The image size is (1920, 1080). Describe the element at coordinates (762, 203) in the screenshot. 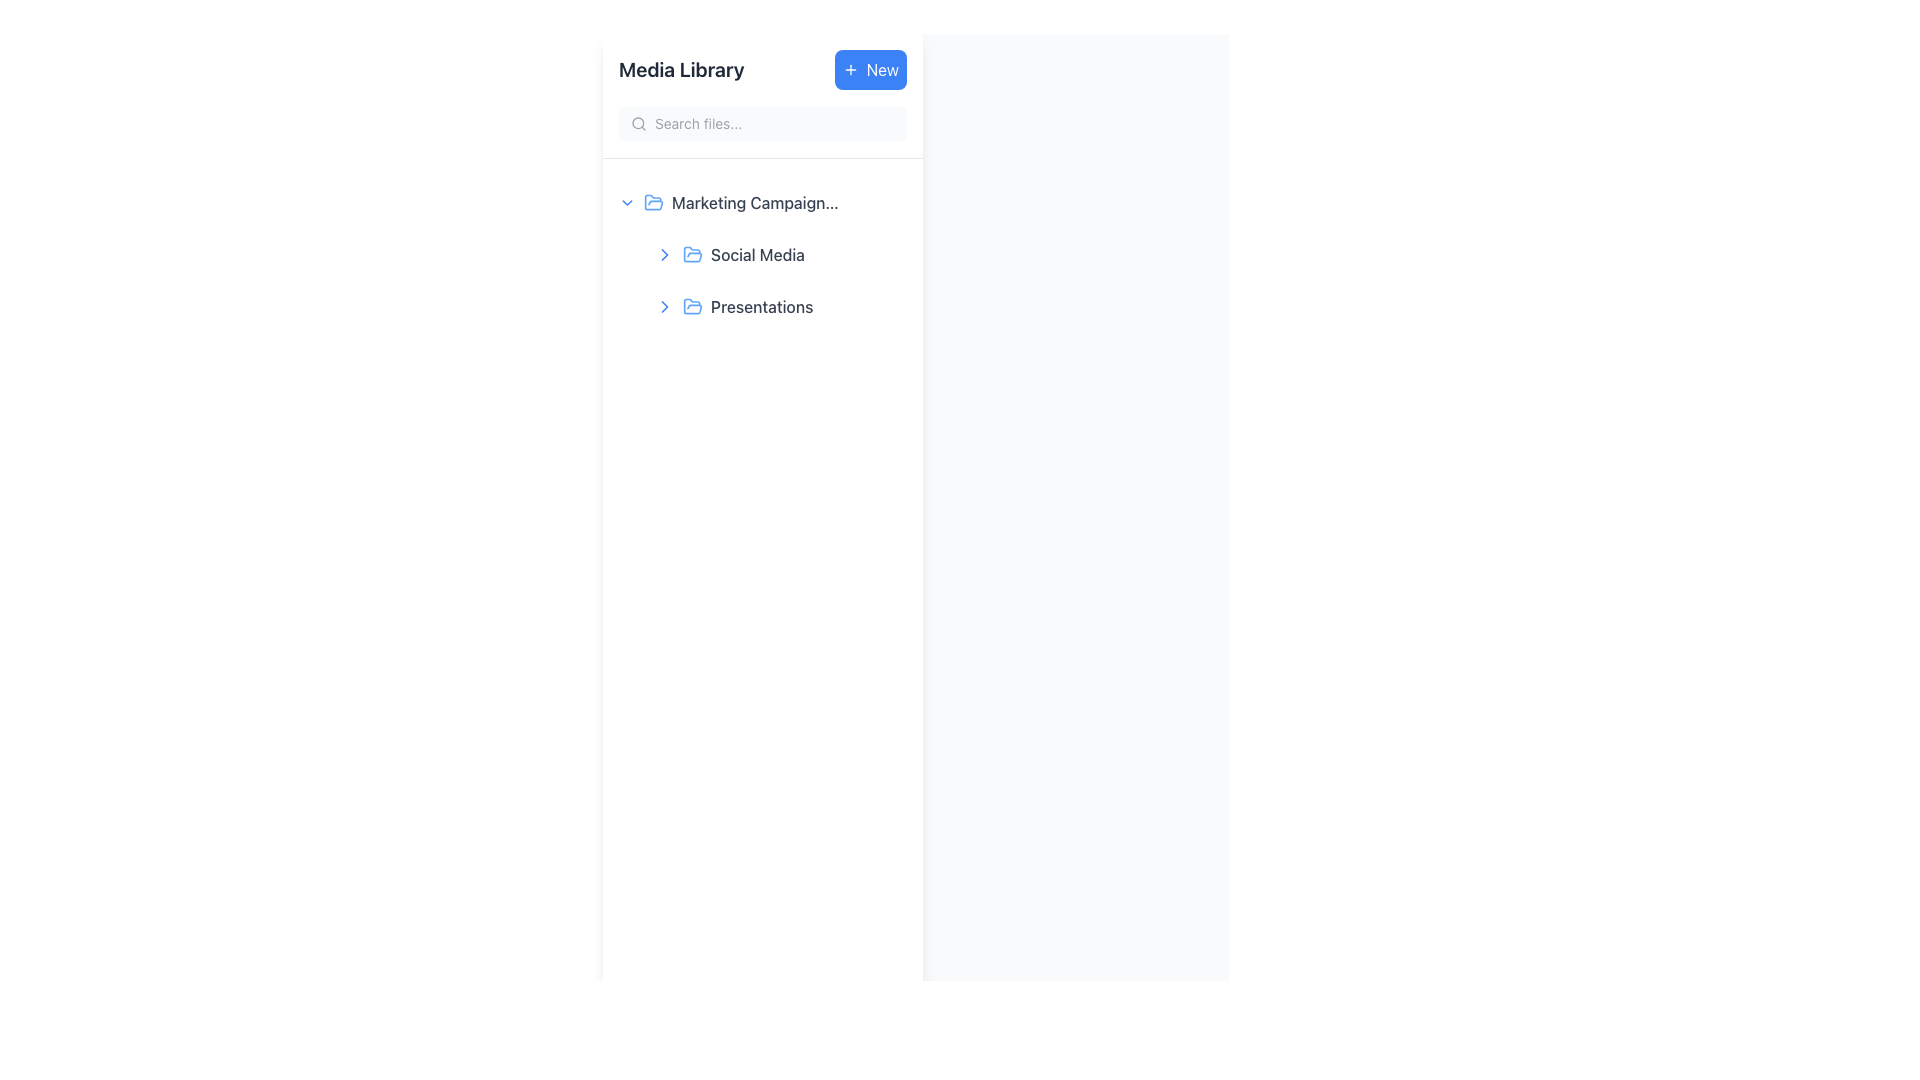

I see `the folder icon of the Expandable list item located in the sidebar navigation panel` at that location.